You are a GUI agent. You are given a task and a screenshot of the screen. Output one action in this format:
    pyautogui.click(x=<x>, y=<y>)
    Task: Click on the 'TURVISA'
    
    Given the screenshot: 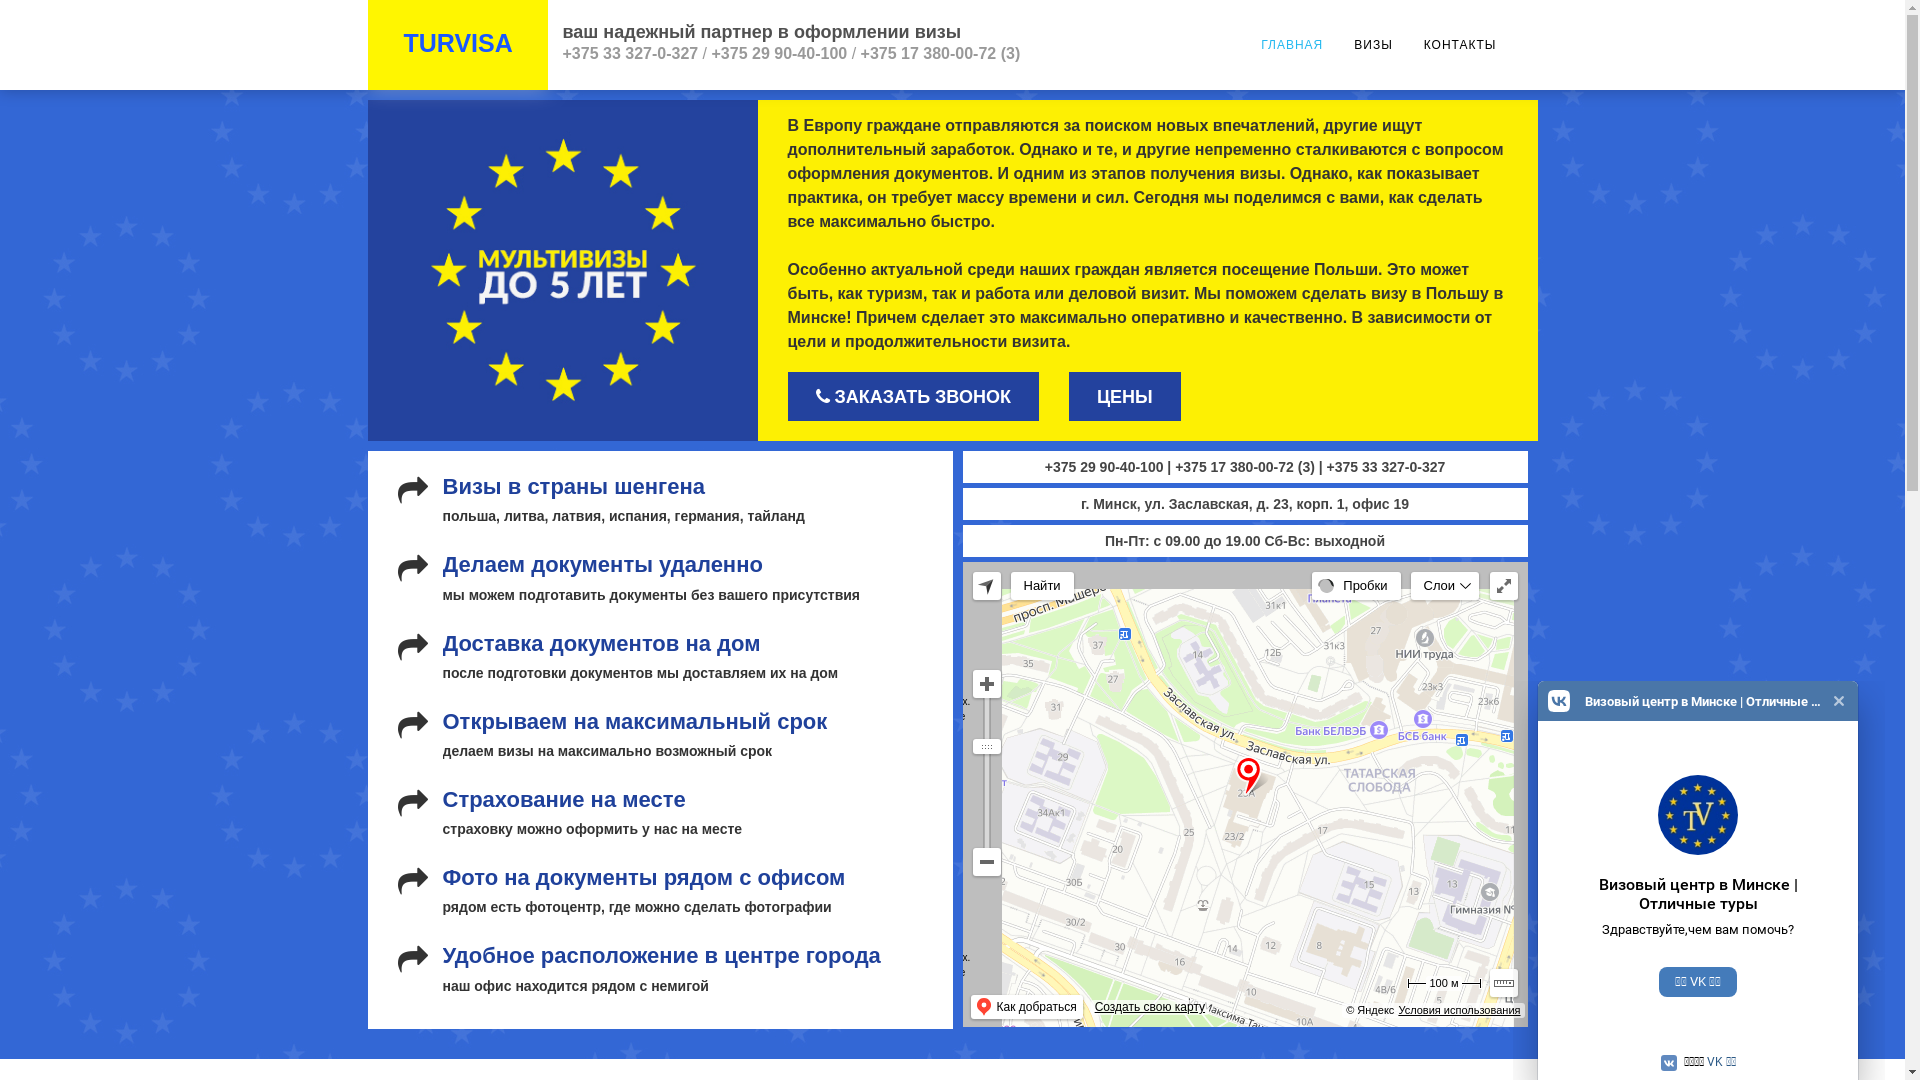 What is the action you would take?
    pyautogui.click(x=457, y=42)
    